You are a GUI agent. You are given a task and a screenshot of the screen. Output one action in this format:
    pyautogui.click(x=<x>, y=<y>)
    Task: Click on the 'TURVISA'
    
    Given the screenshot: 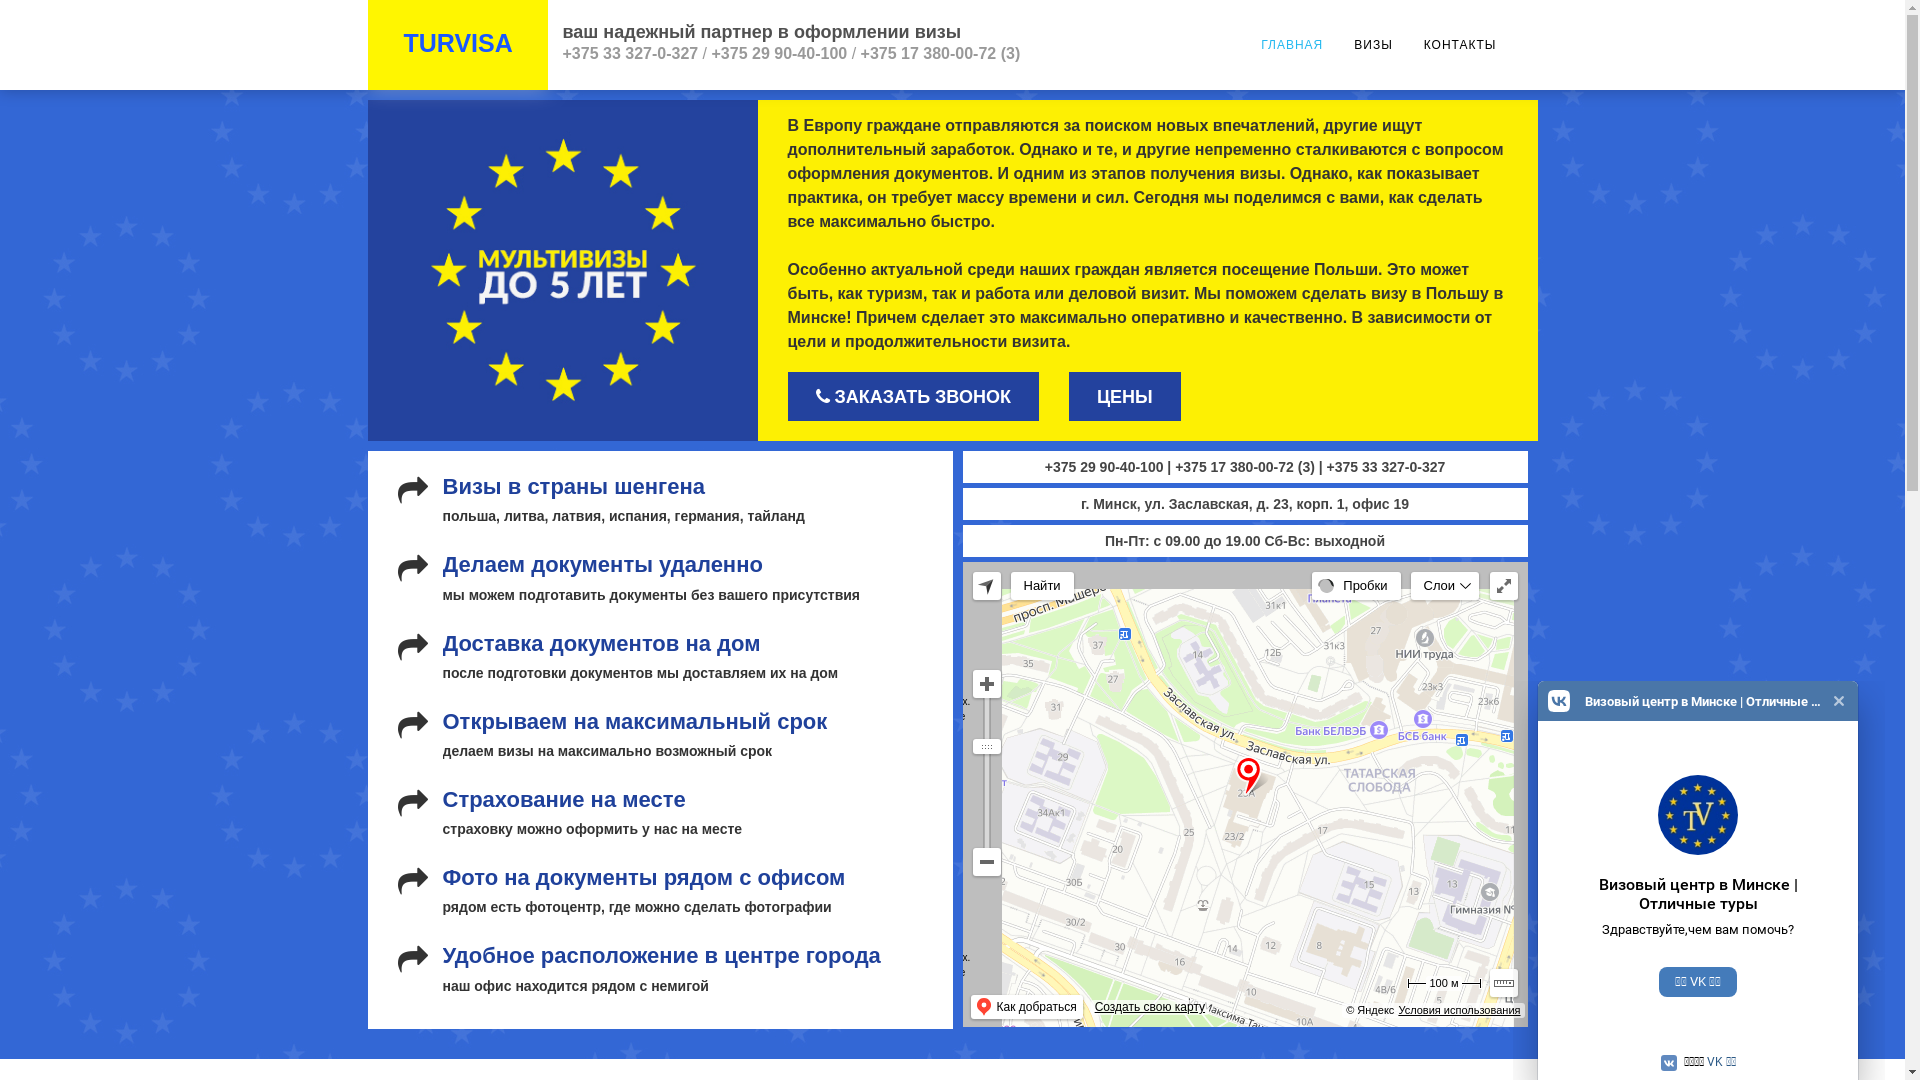 What is the action you would take?
    pyautogui.click(x=457, y=42)
    